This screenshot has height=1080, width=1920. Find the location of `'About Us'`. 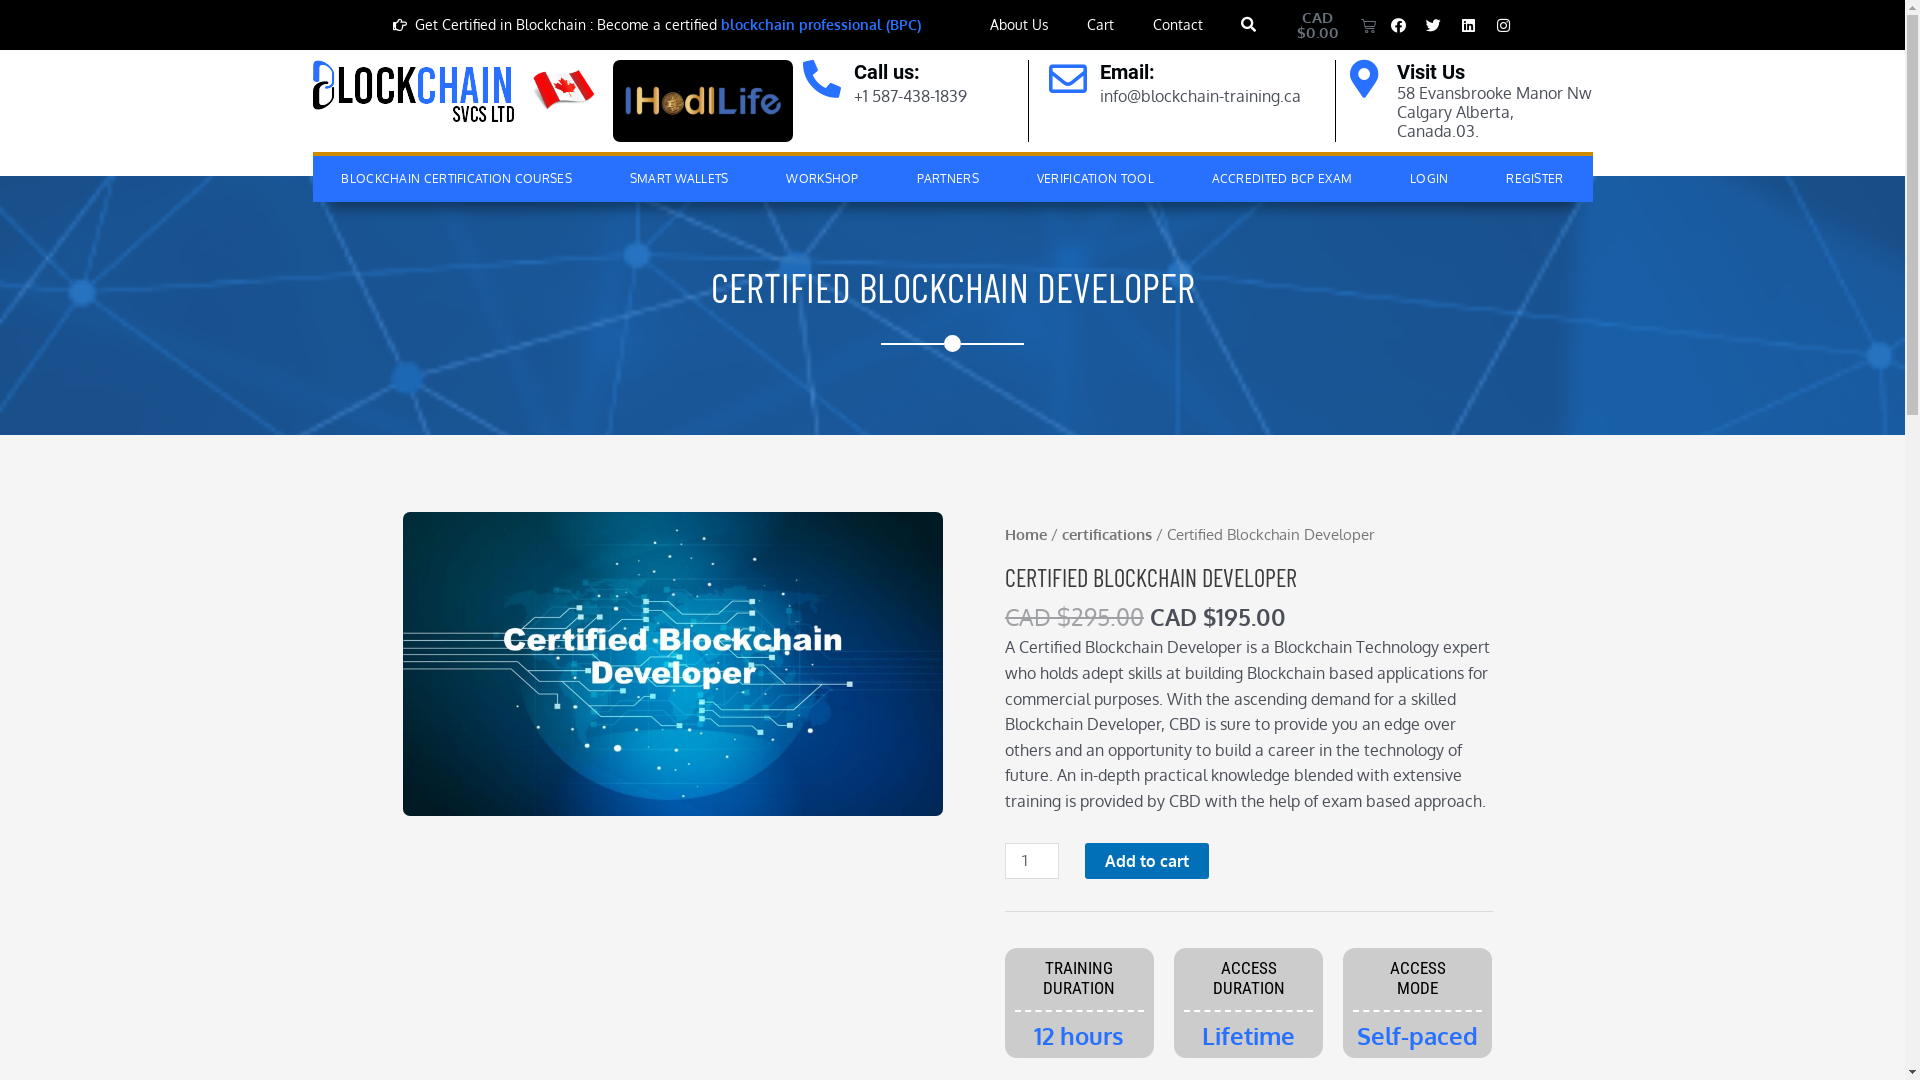

'About Us' is located at coordinates (1019, 24).